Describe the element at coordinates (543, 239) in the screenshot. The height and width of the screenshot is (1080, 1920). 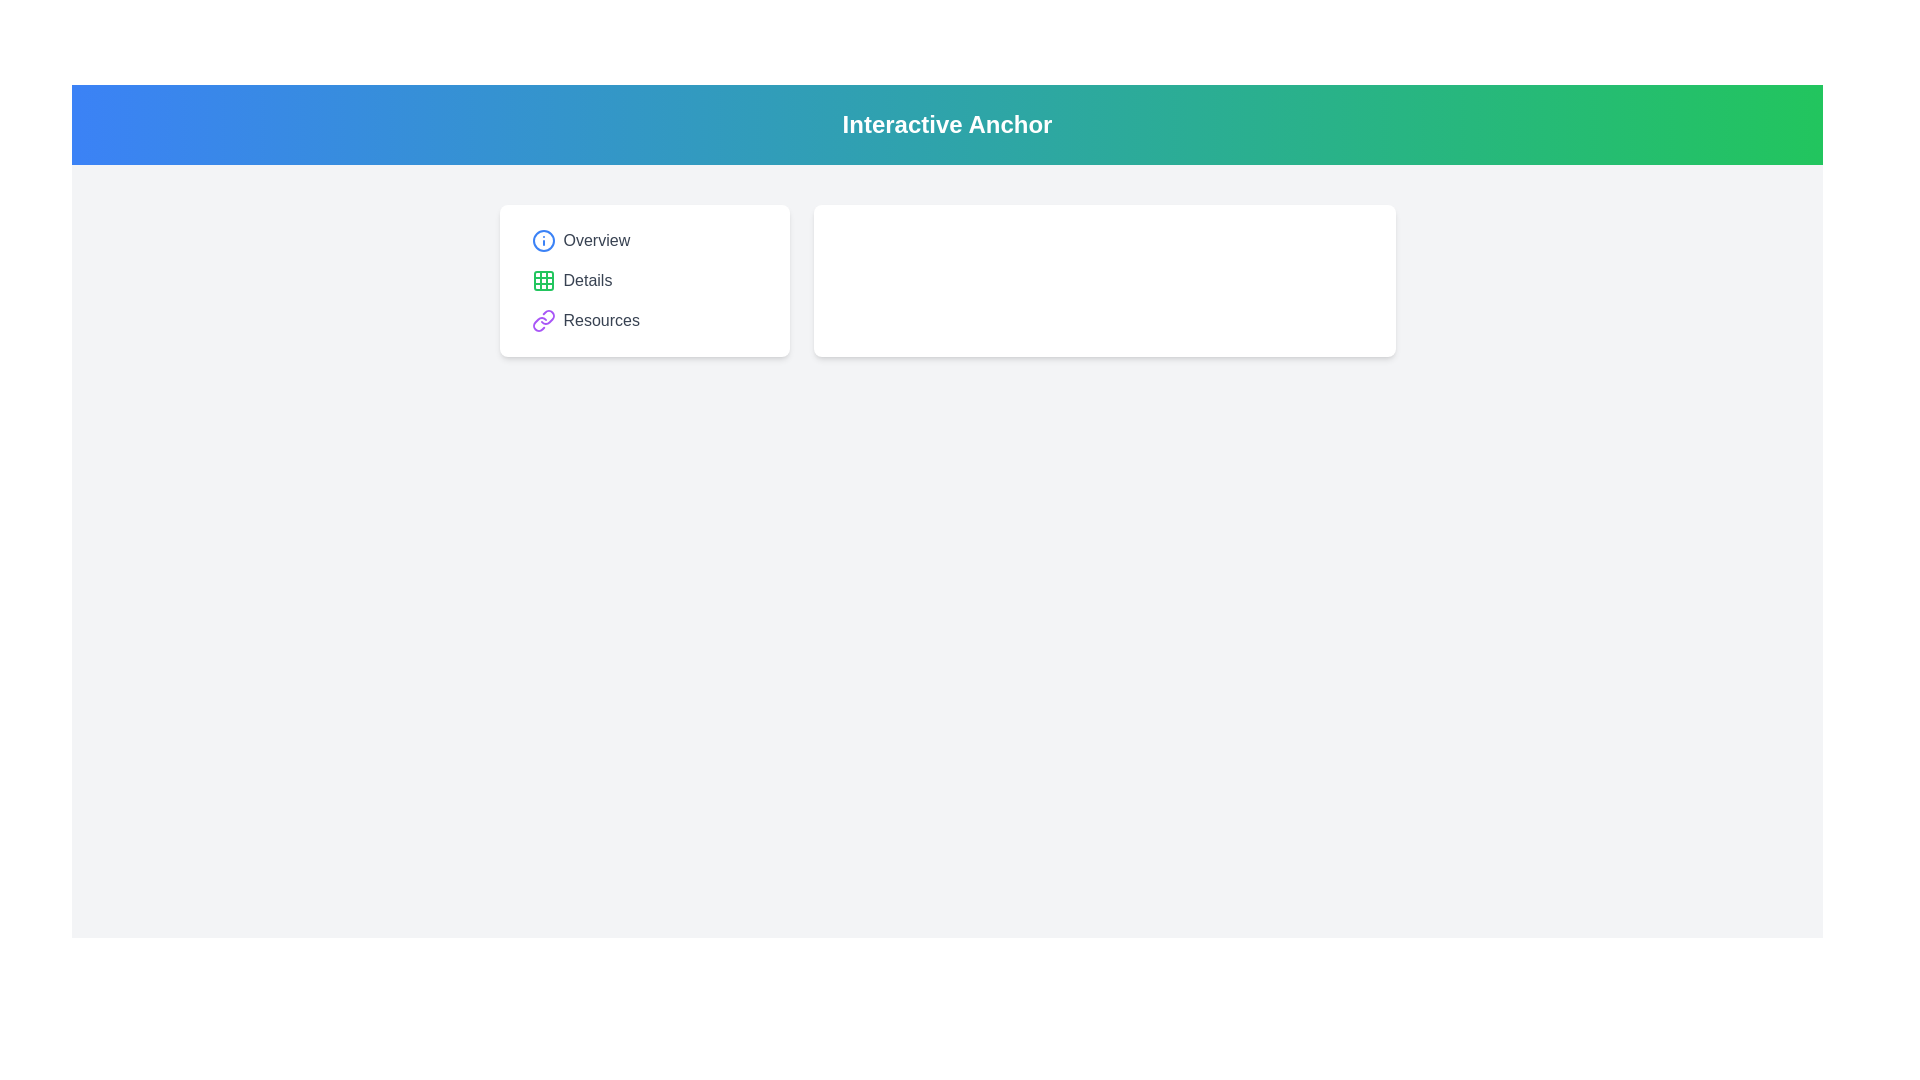
I see `the light blue circular icon representing the 'info' symbol, located to the left of the 'Overview' text in the menu-like interface` at that location.